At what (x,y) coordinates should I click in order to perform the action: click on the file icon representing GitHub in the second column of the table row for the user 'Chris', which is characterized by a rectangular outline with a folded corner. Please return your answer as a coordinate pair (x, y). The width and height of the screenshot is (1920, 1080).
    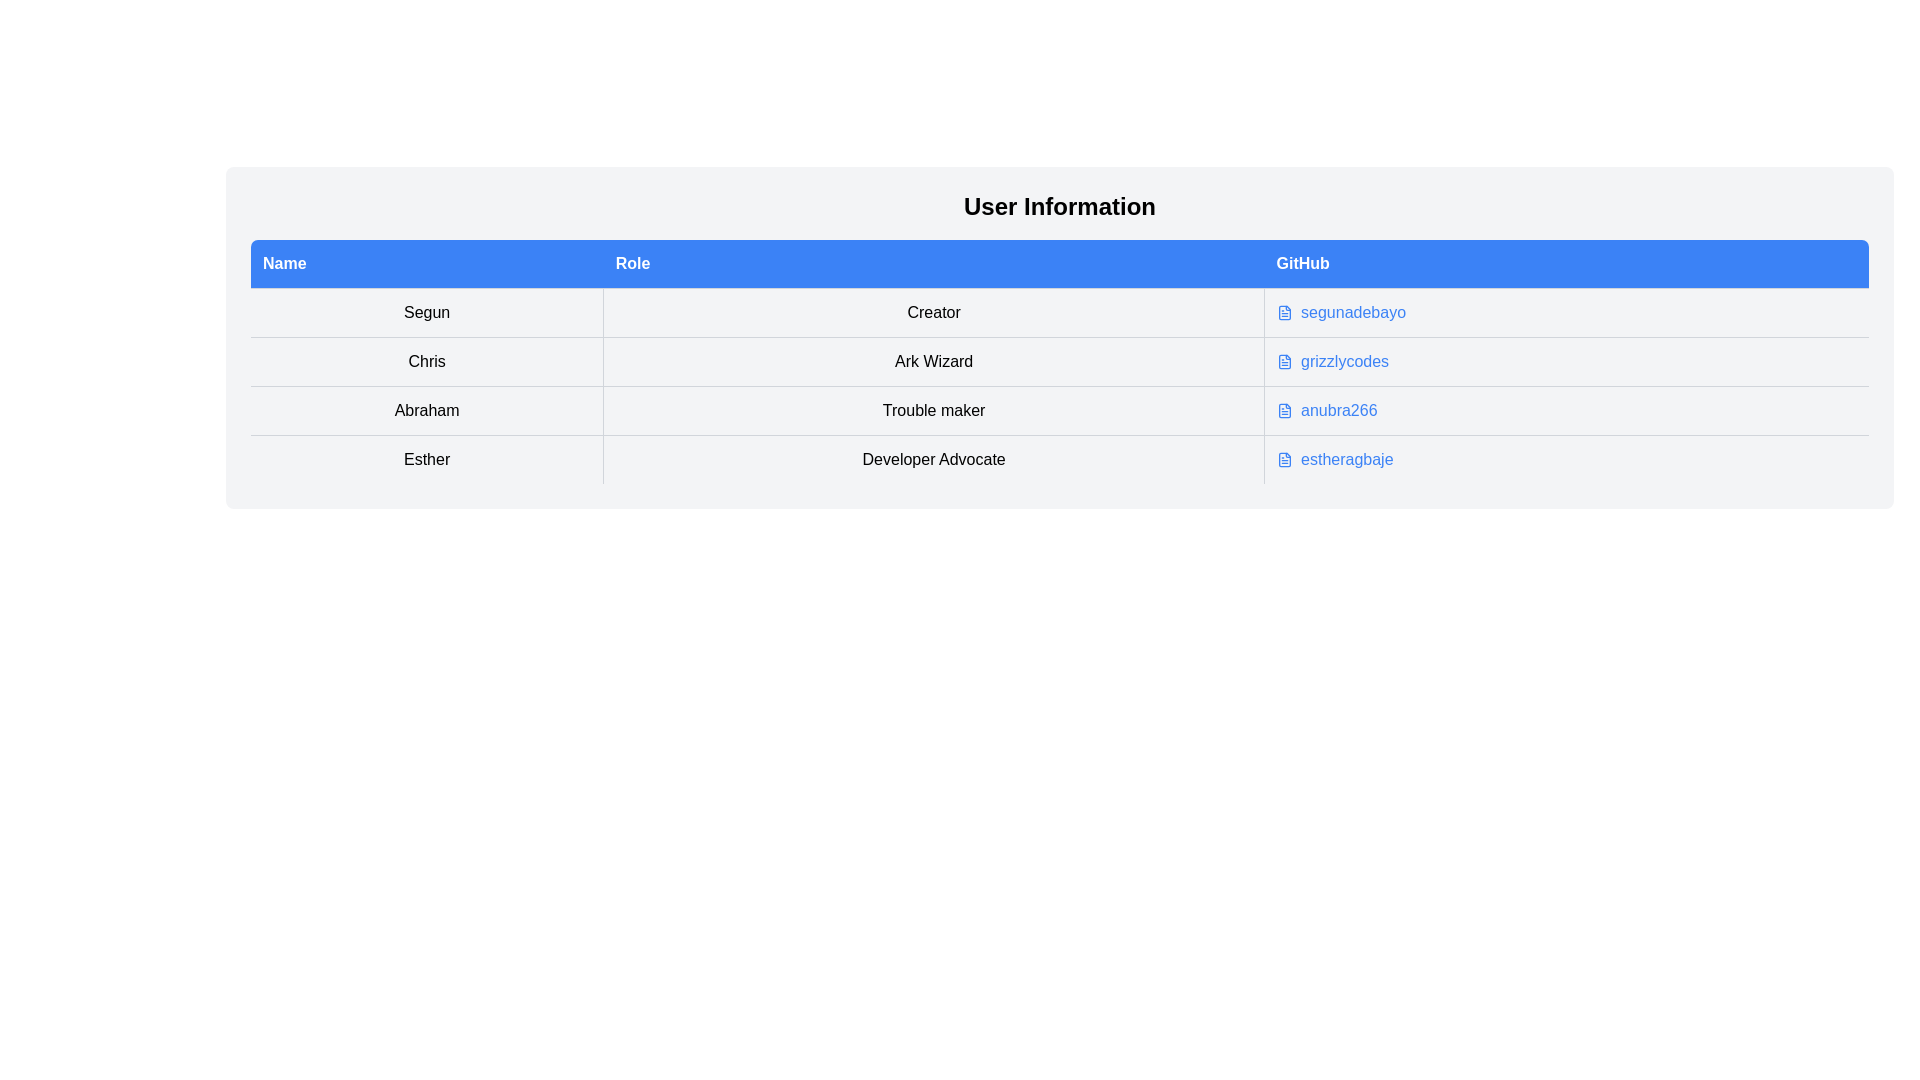
    Looking at the image, I should click on (1285, 362).